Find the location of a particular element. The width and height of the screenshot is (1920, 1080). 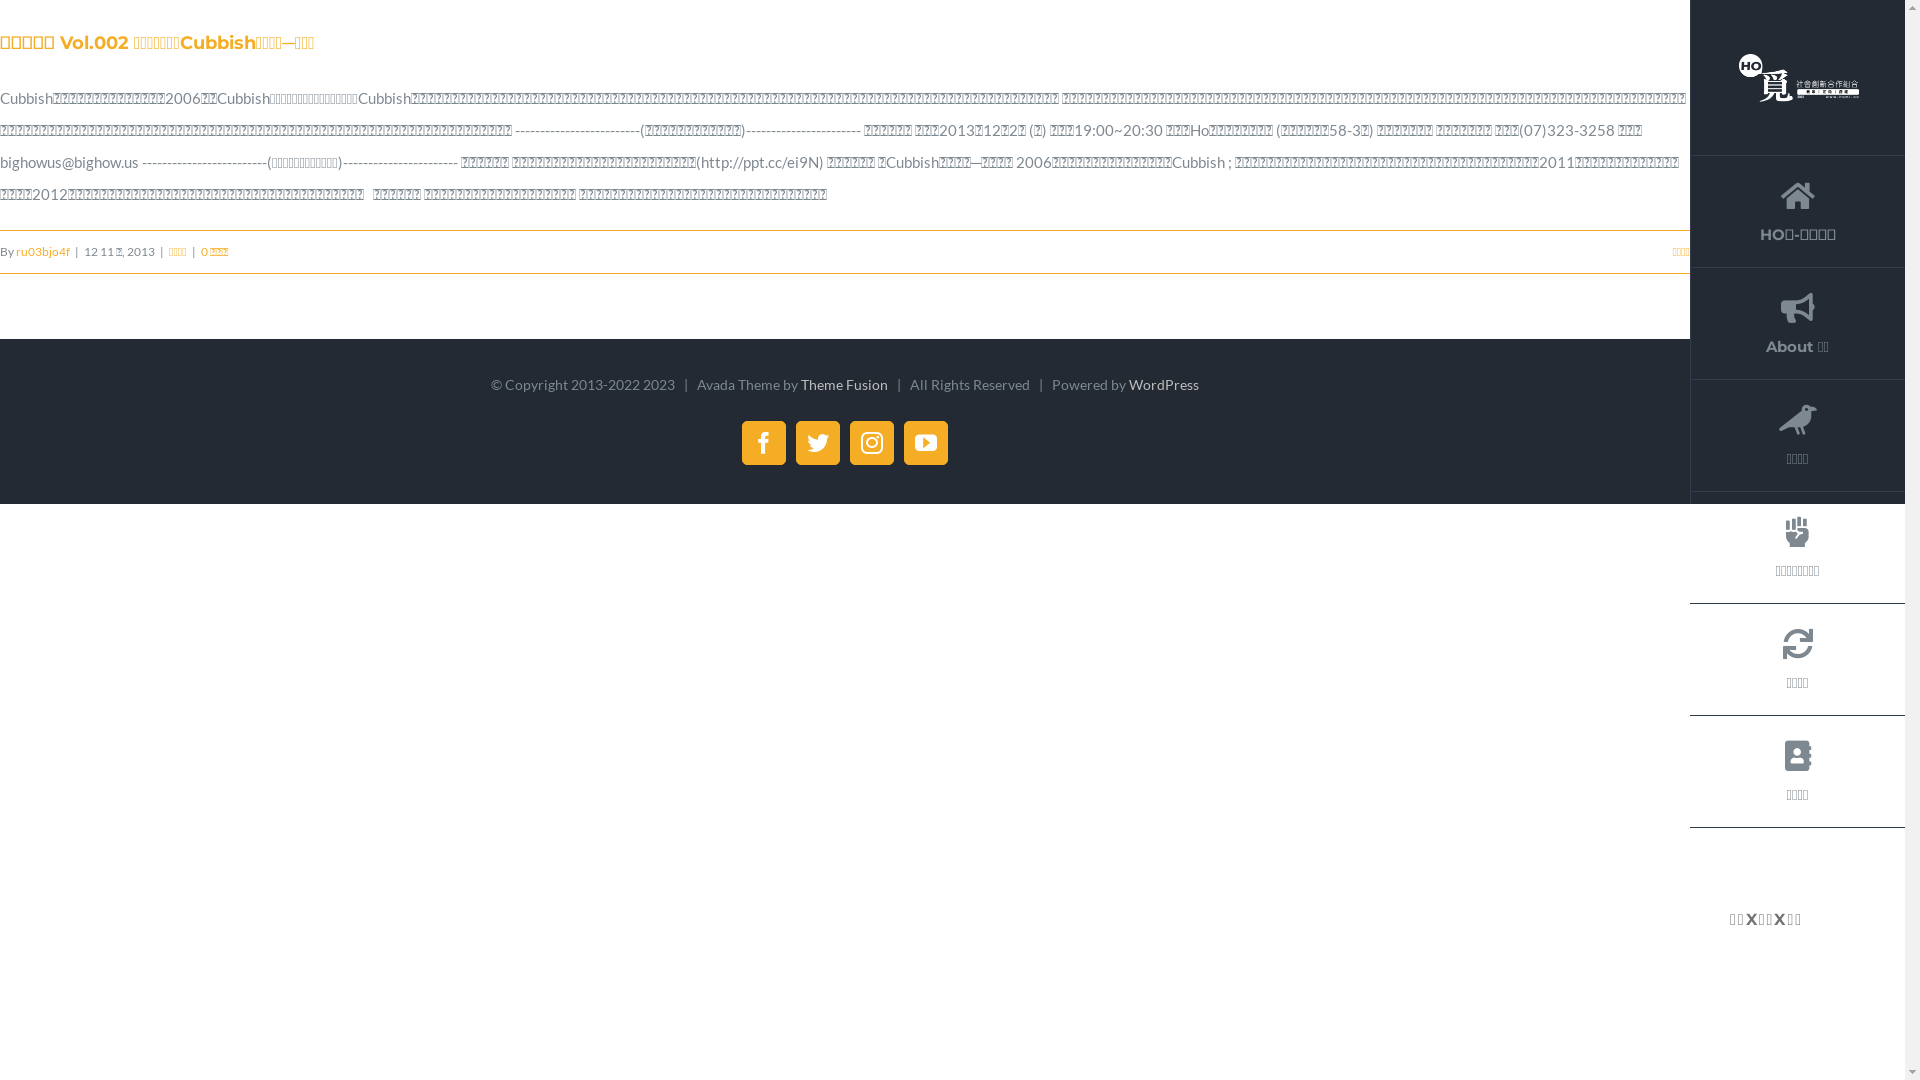

'YouTube' is located at coordinates (925, 442).